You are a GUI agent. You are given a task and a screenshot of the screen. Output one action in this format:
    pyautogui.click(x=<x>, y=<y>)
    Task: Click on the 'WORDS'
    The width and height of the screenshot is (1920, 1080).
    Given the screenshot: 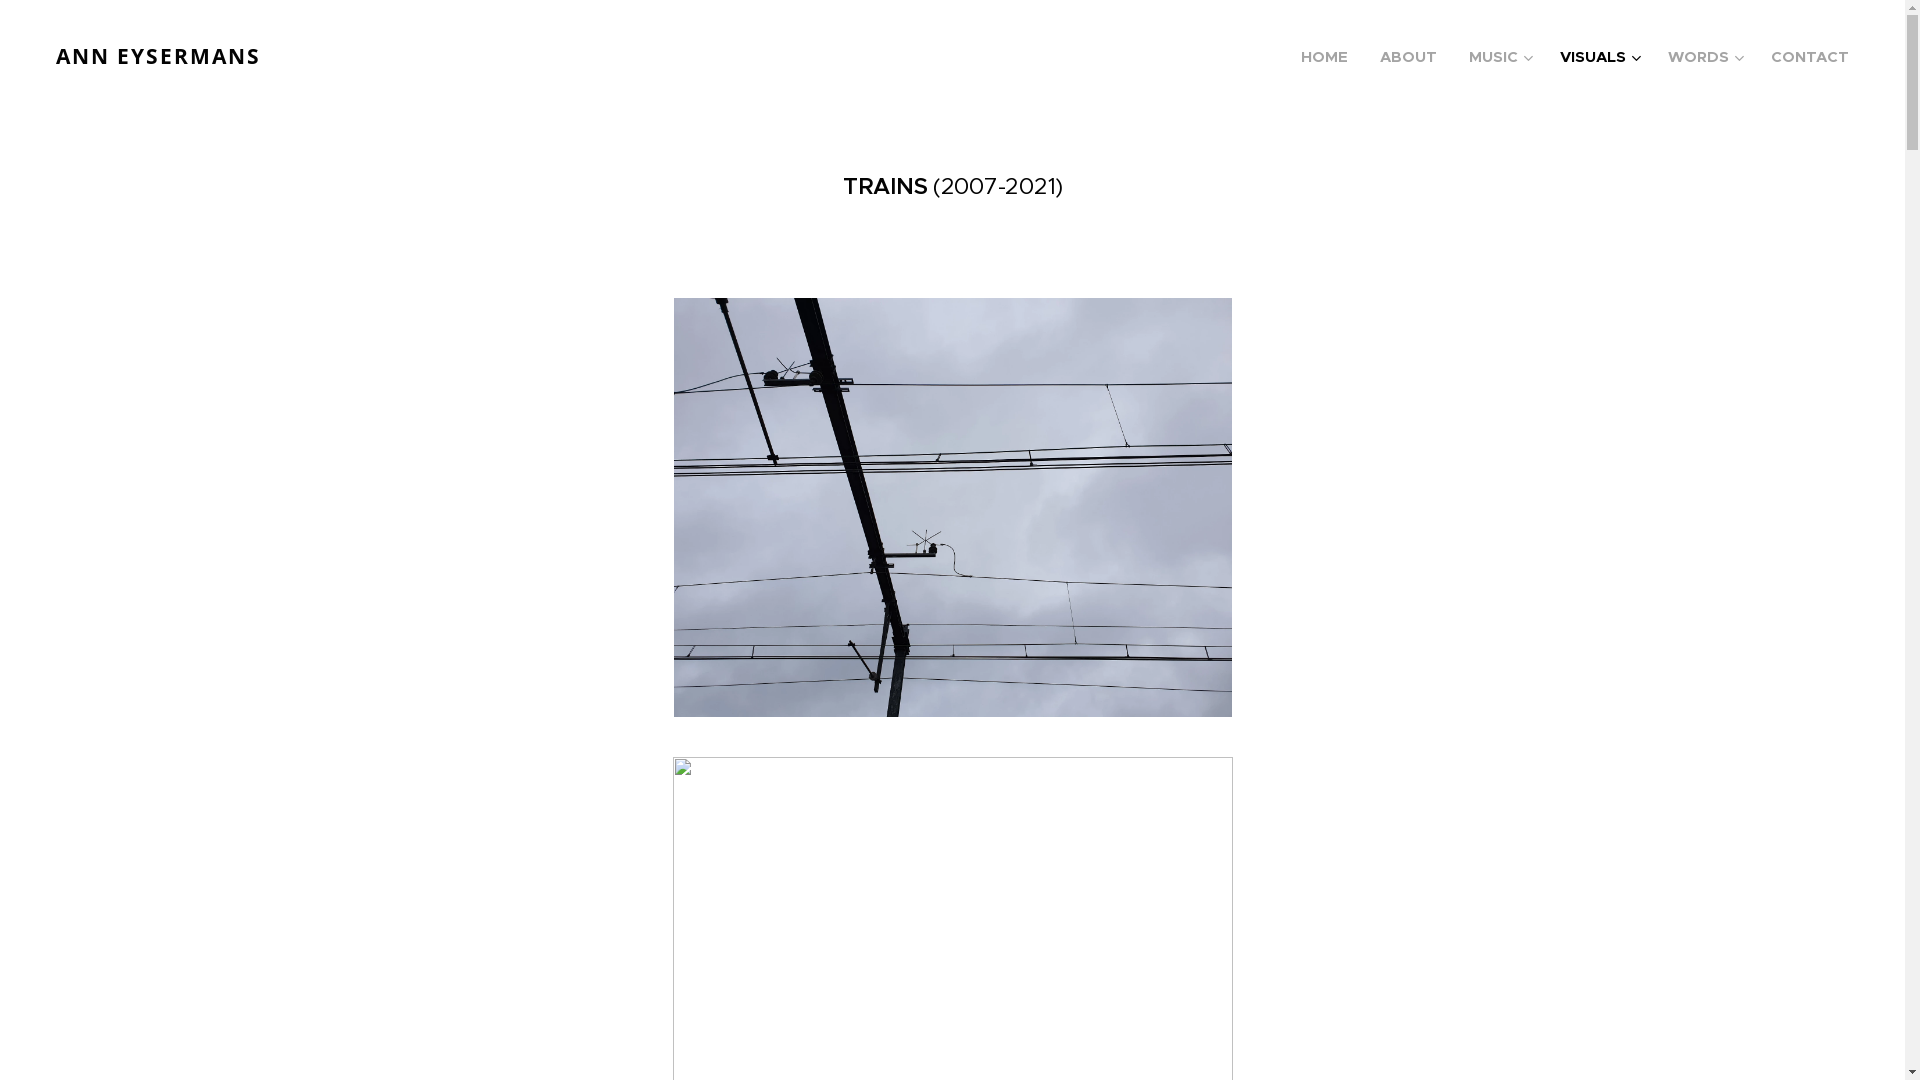 What is the action you would take?
    pyautogui.click(x=1702, y=56)
    